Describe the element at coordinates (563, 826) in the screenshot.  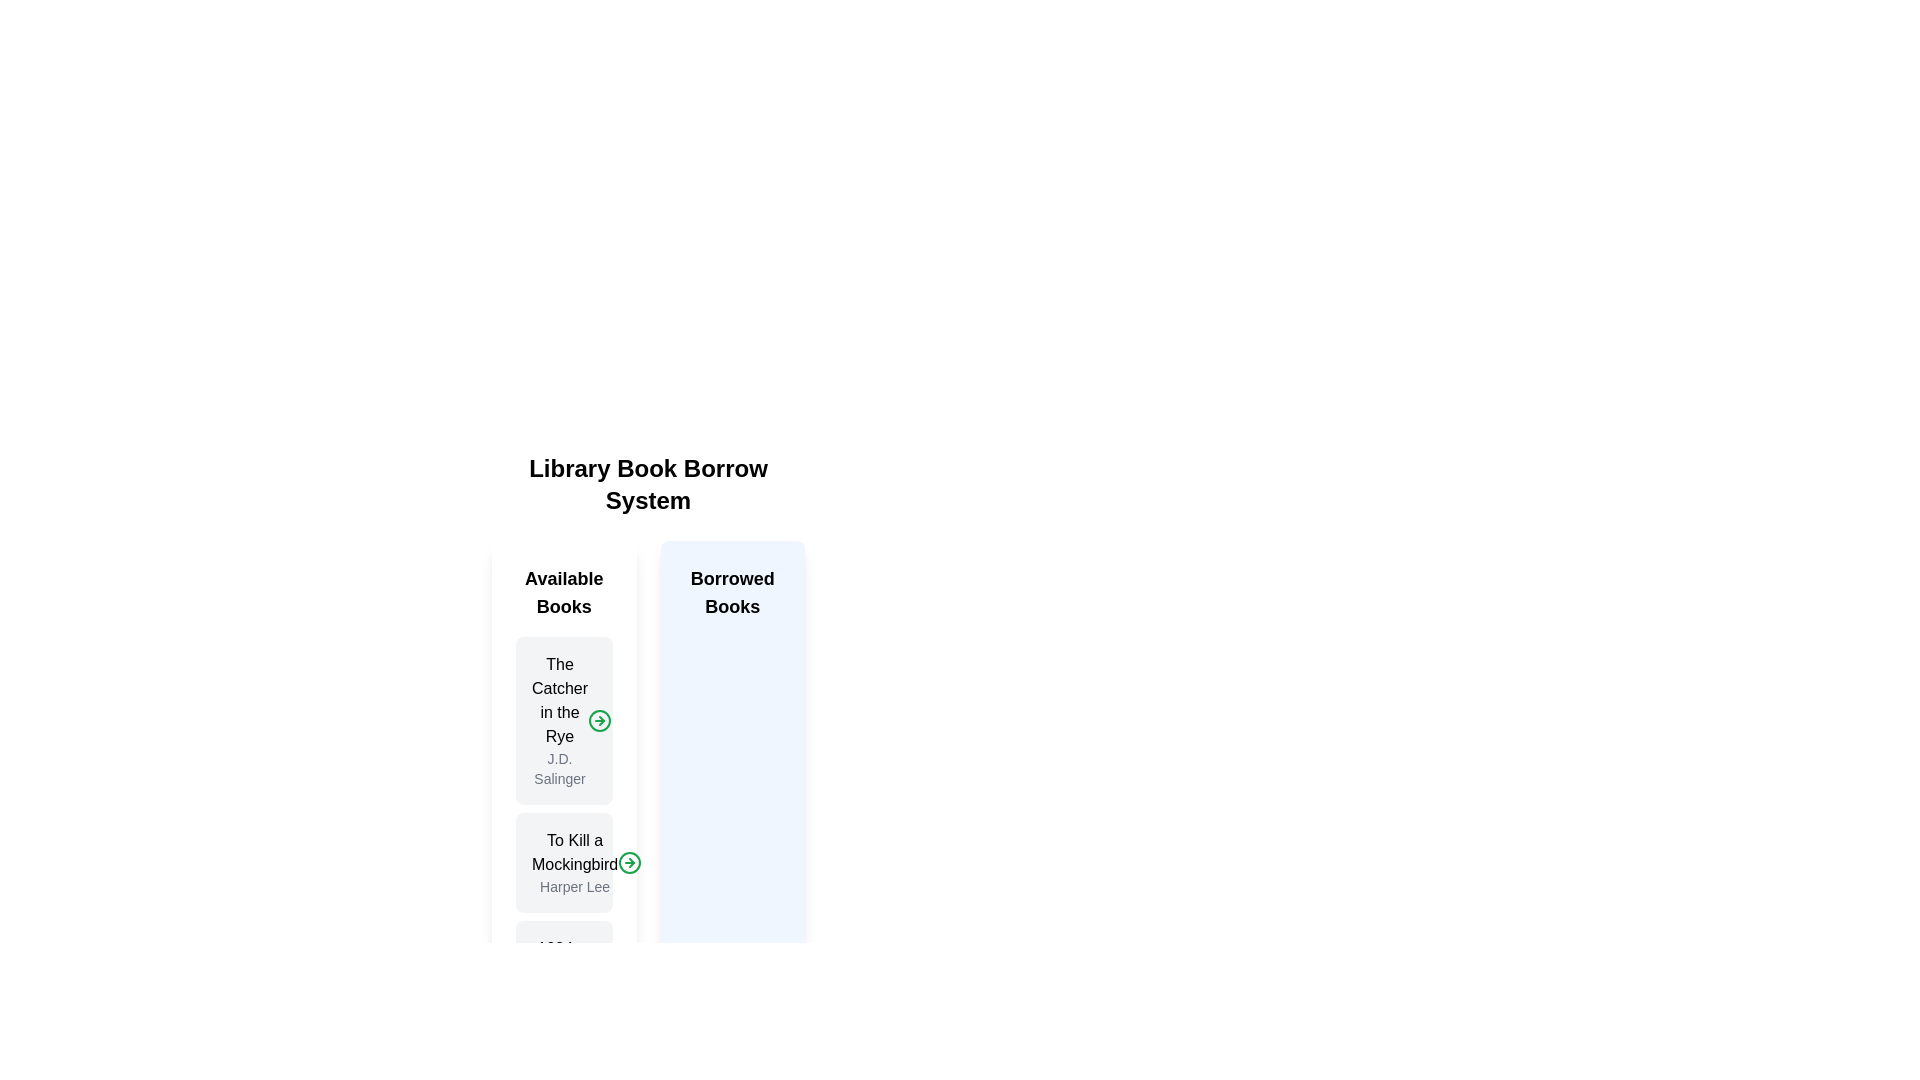
I see `the second Book Information Card in the 'Available Books' list` at that location.